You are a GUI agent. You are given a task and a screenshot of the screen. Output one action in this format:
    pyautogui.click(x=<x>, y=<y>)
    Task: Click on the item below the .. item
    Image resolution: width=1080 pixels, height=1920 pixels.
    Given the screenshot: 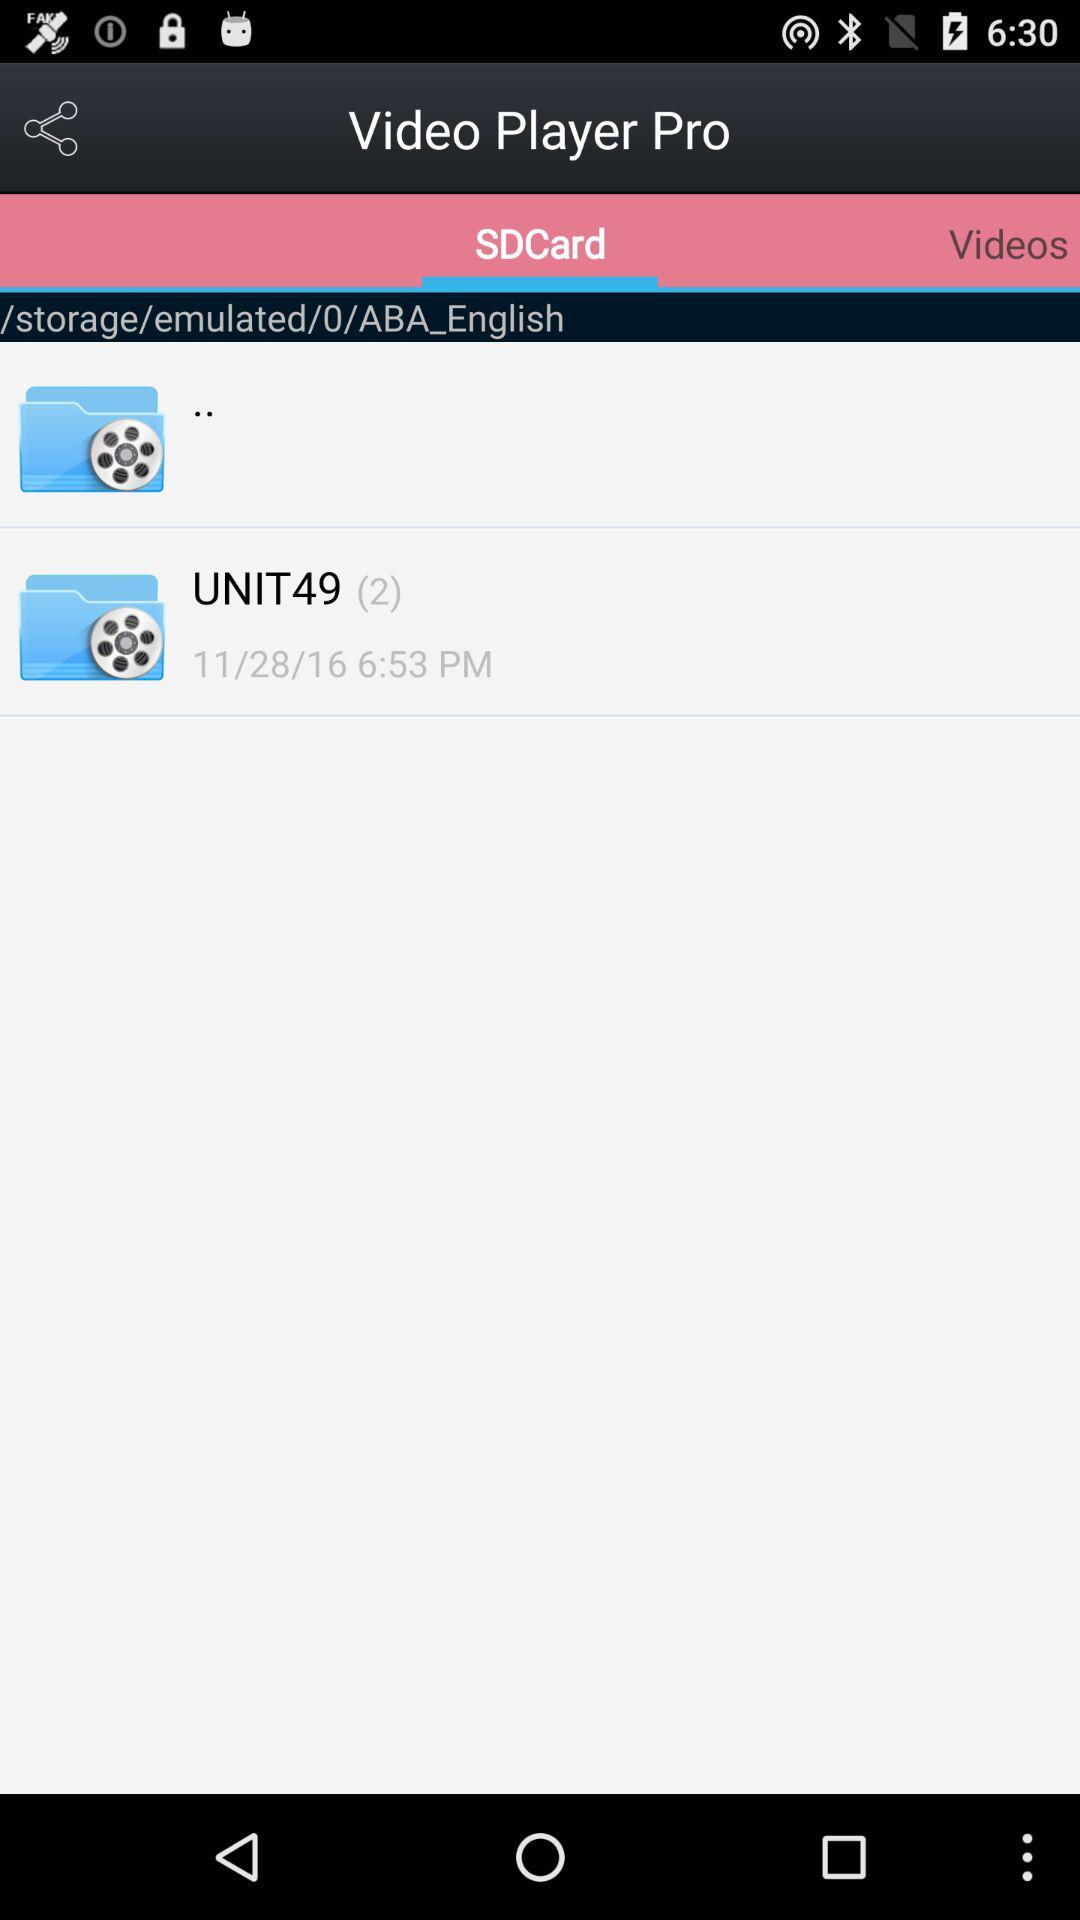 What is the action you would take?
    pyautogui.click(x=266, y=585)
    